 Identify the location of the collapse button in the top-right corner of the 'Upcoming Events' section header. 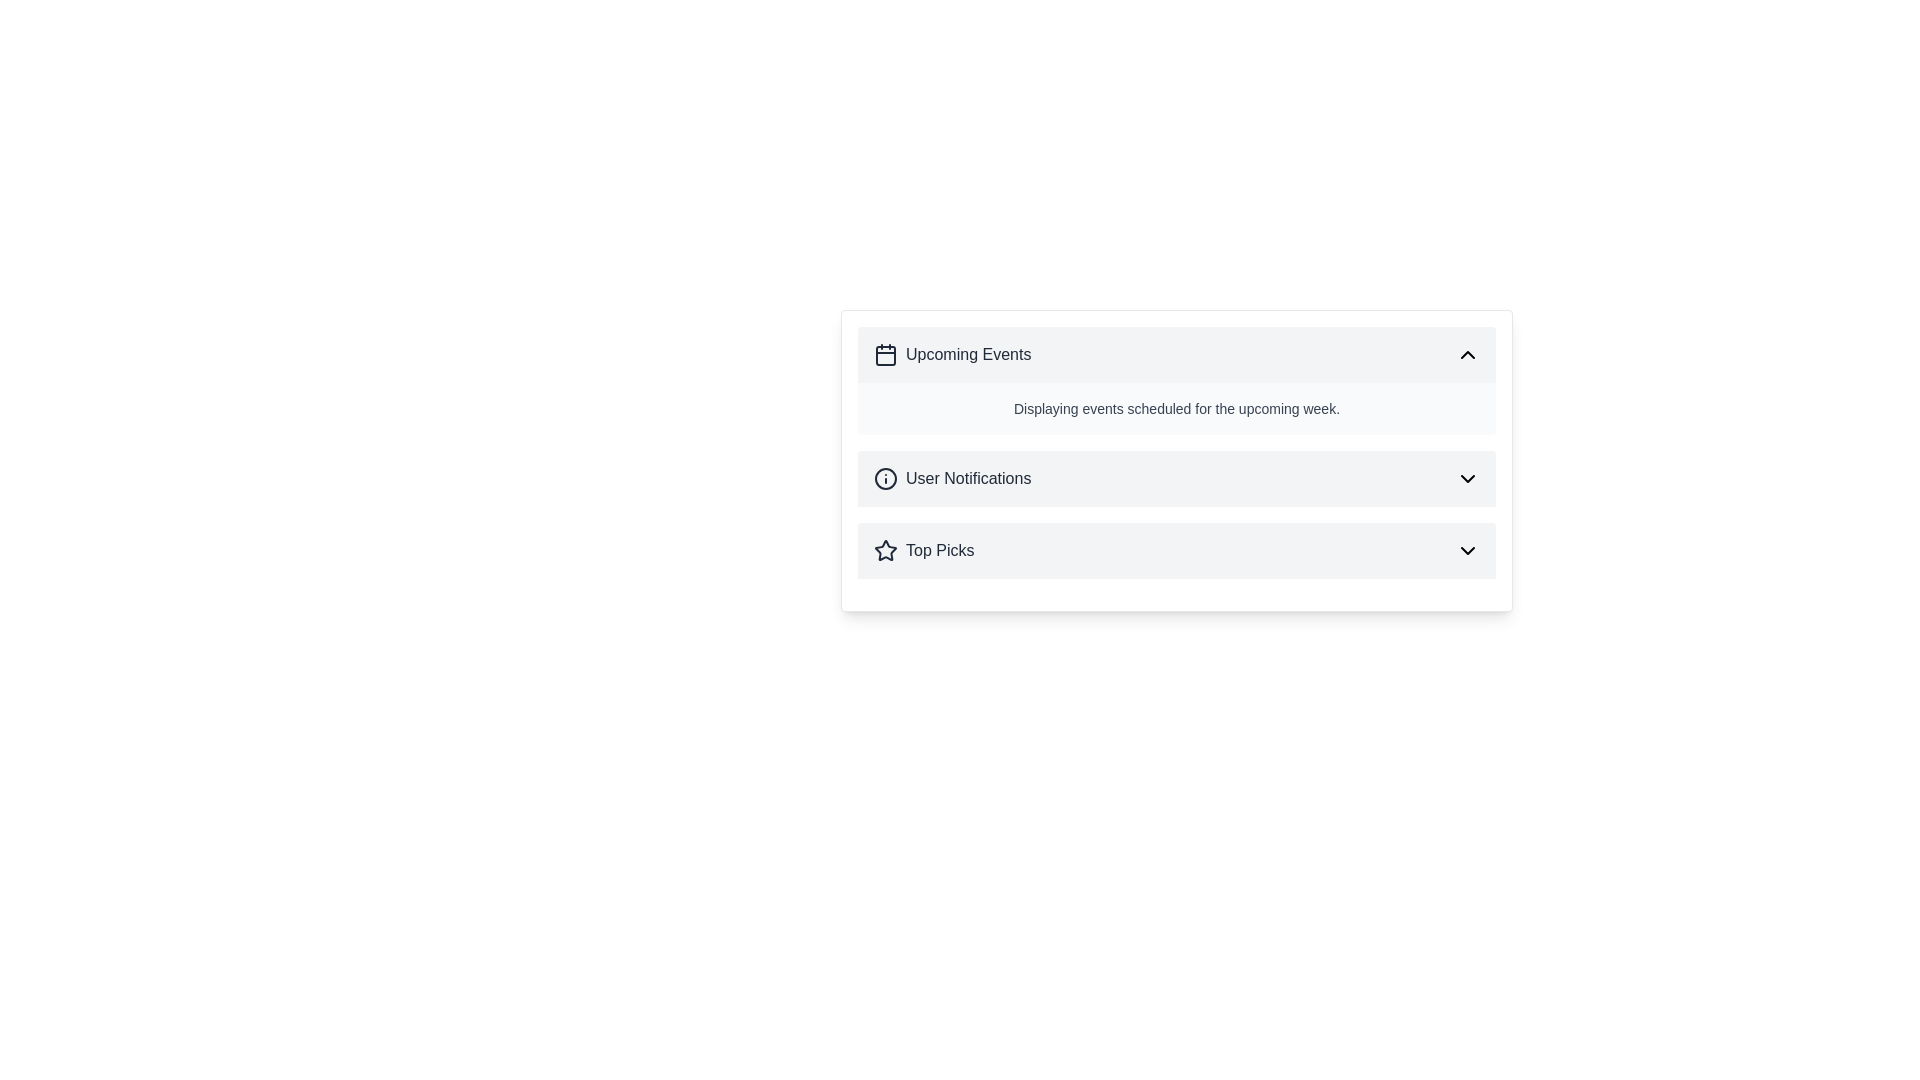
(1468, 353).